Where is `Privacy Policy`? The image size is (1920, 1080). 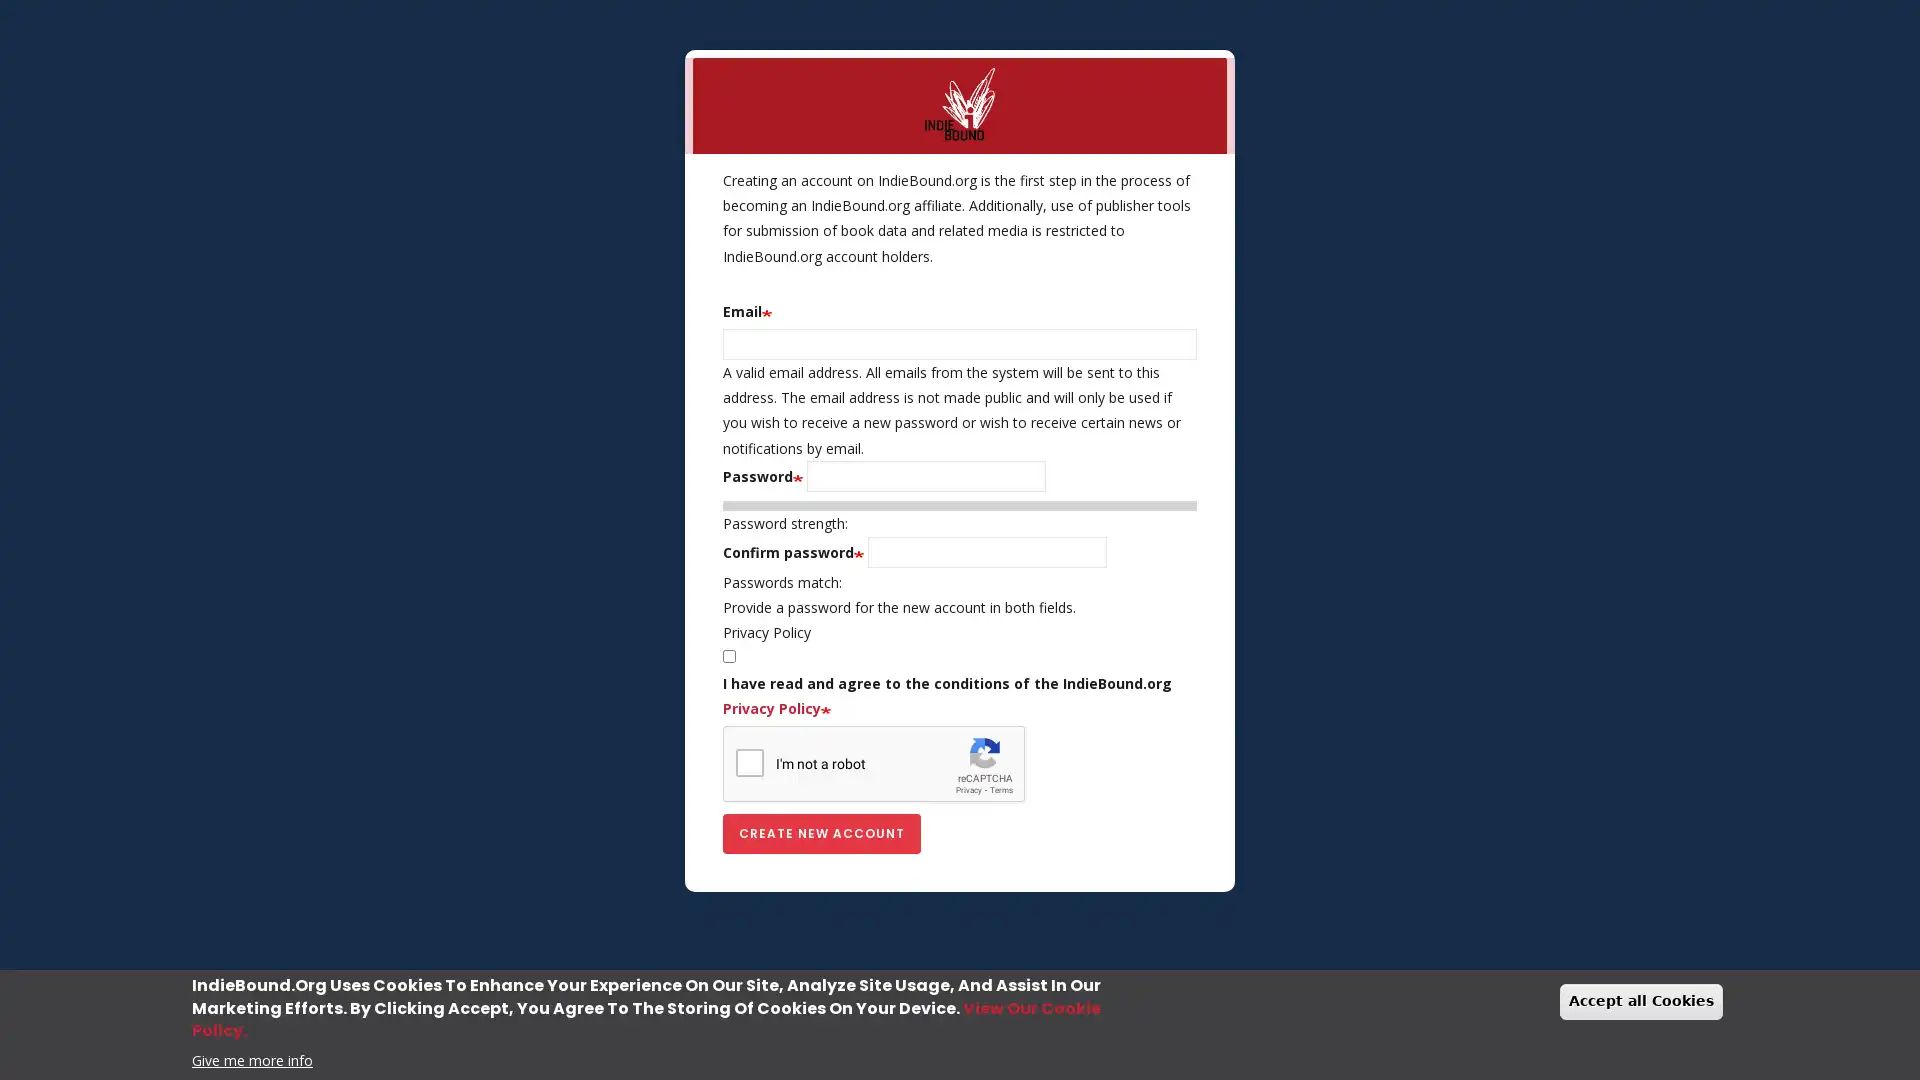 Privacy Policy is located at coordinates (960, 632).